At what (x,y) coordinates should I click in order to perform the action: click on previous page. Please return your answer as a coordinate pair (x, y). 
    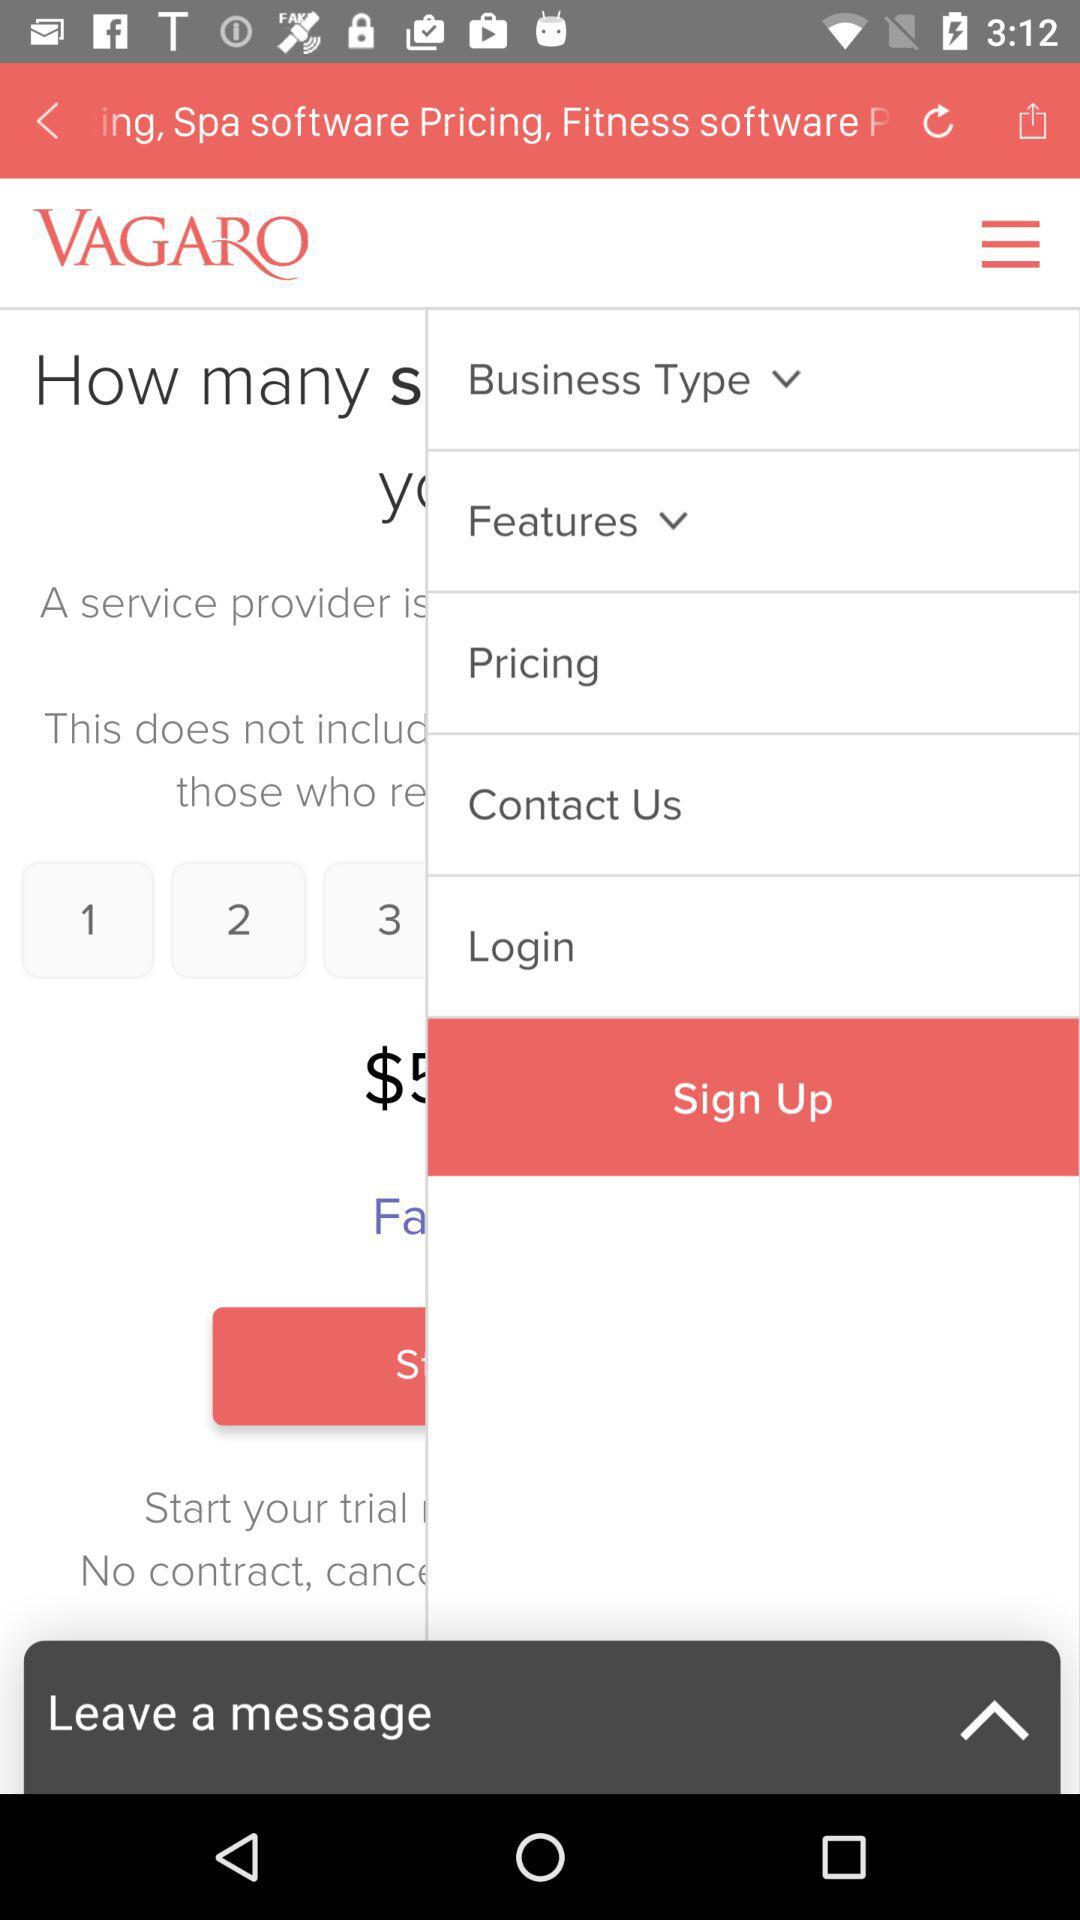
    Looking at the image, I should click on (46, 119).